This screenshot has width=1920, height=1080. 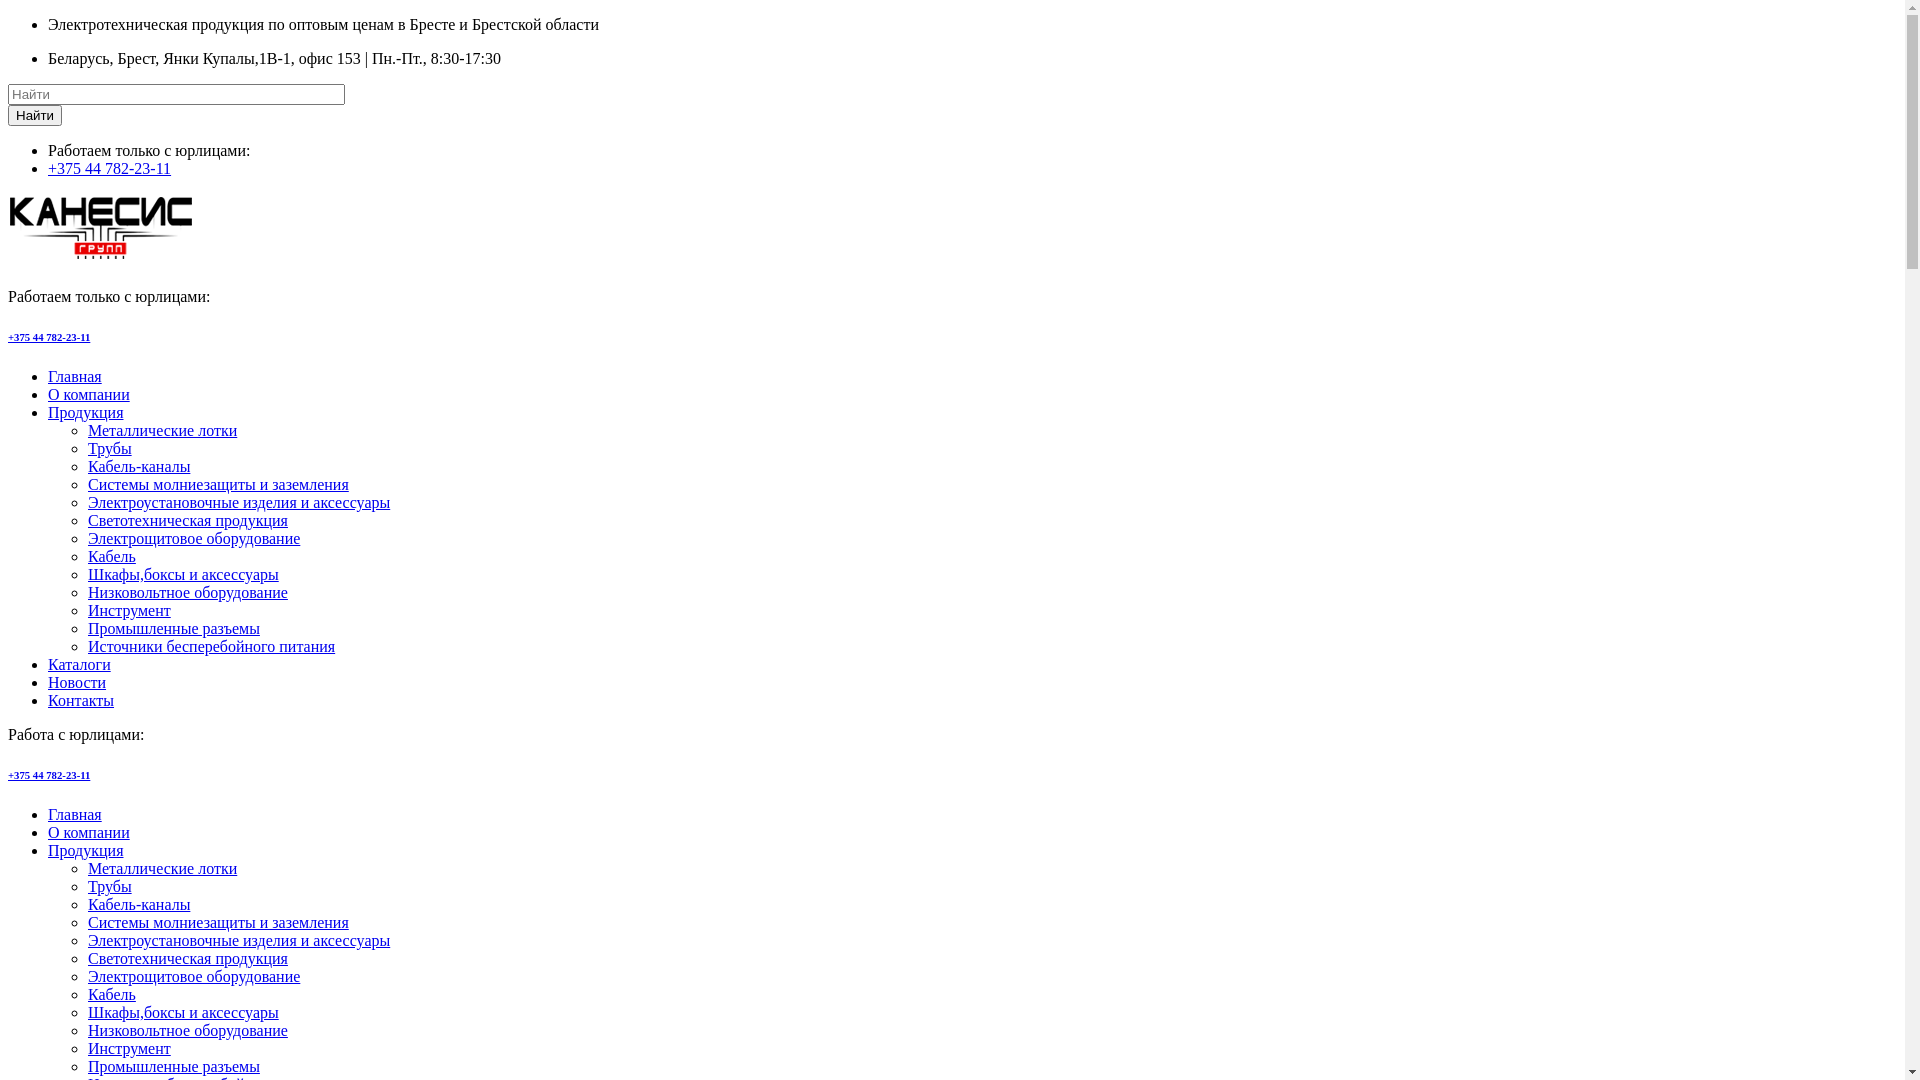 I want to click on '+375 44 782-23-11', so click(x=48, y=774).